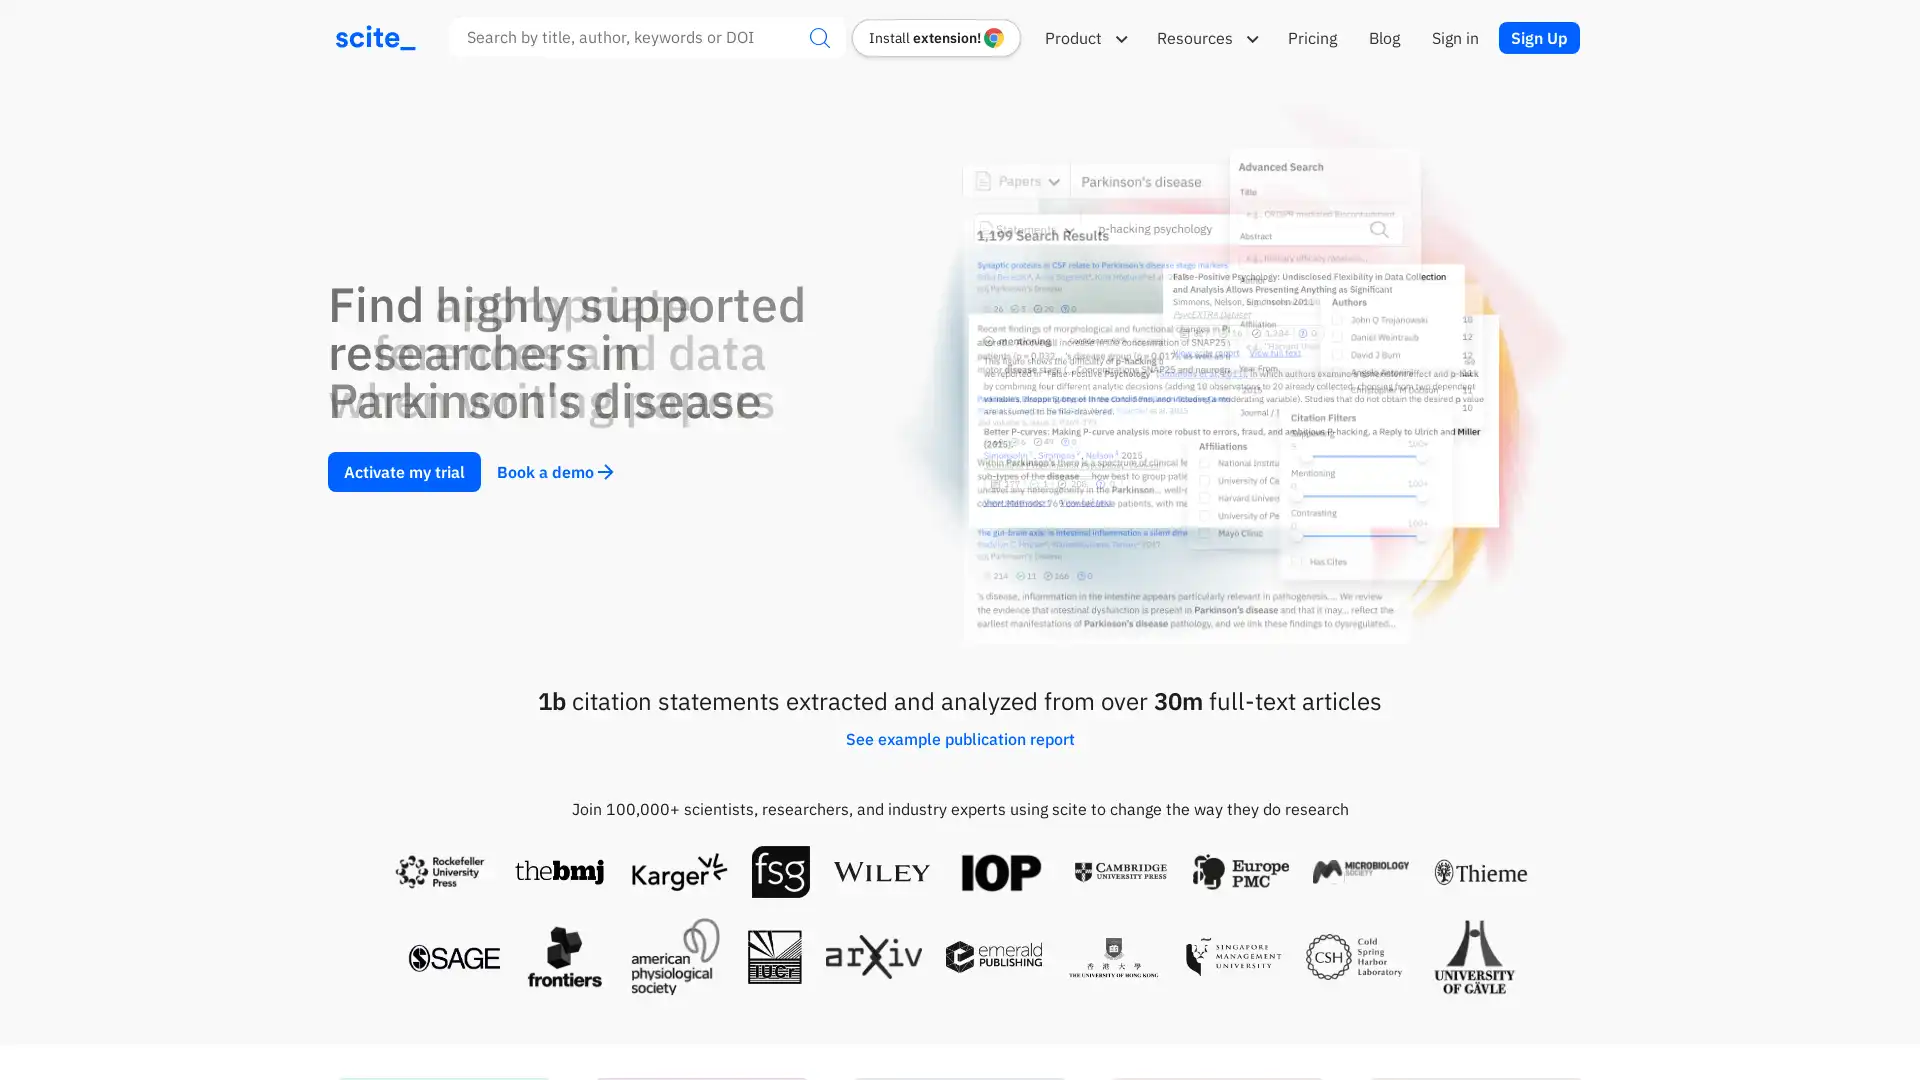 This screenshot has height=1080, width=1920. Describe the element at coordinates (935, 37) in the screenshot. I see `Install extension! chrome` at that location.